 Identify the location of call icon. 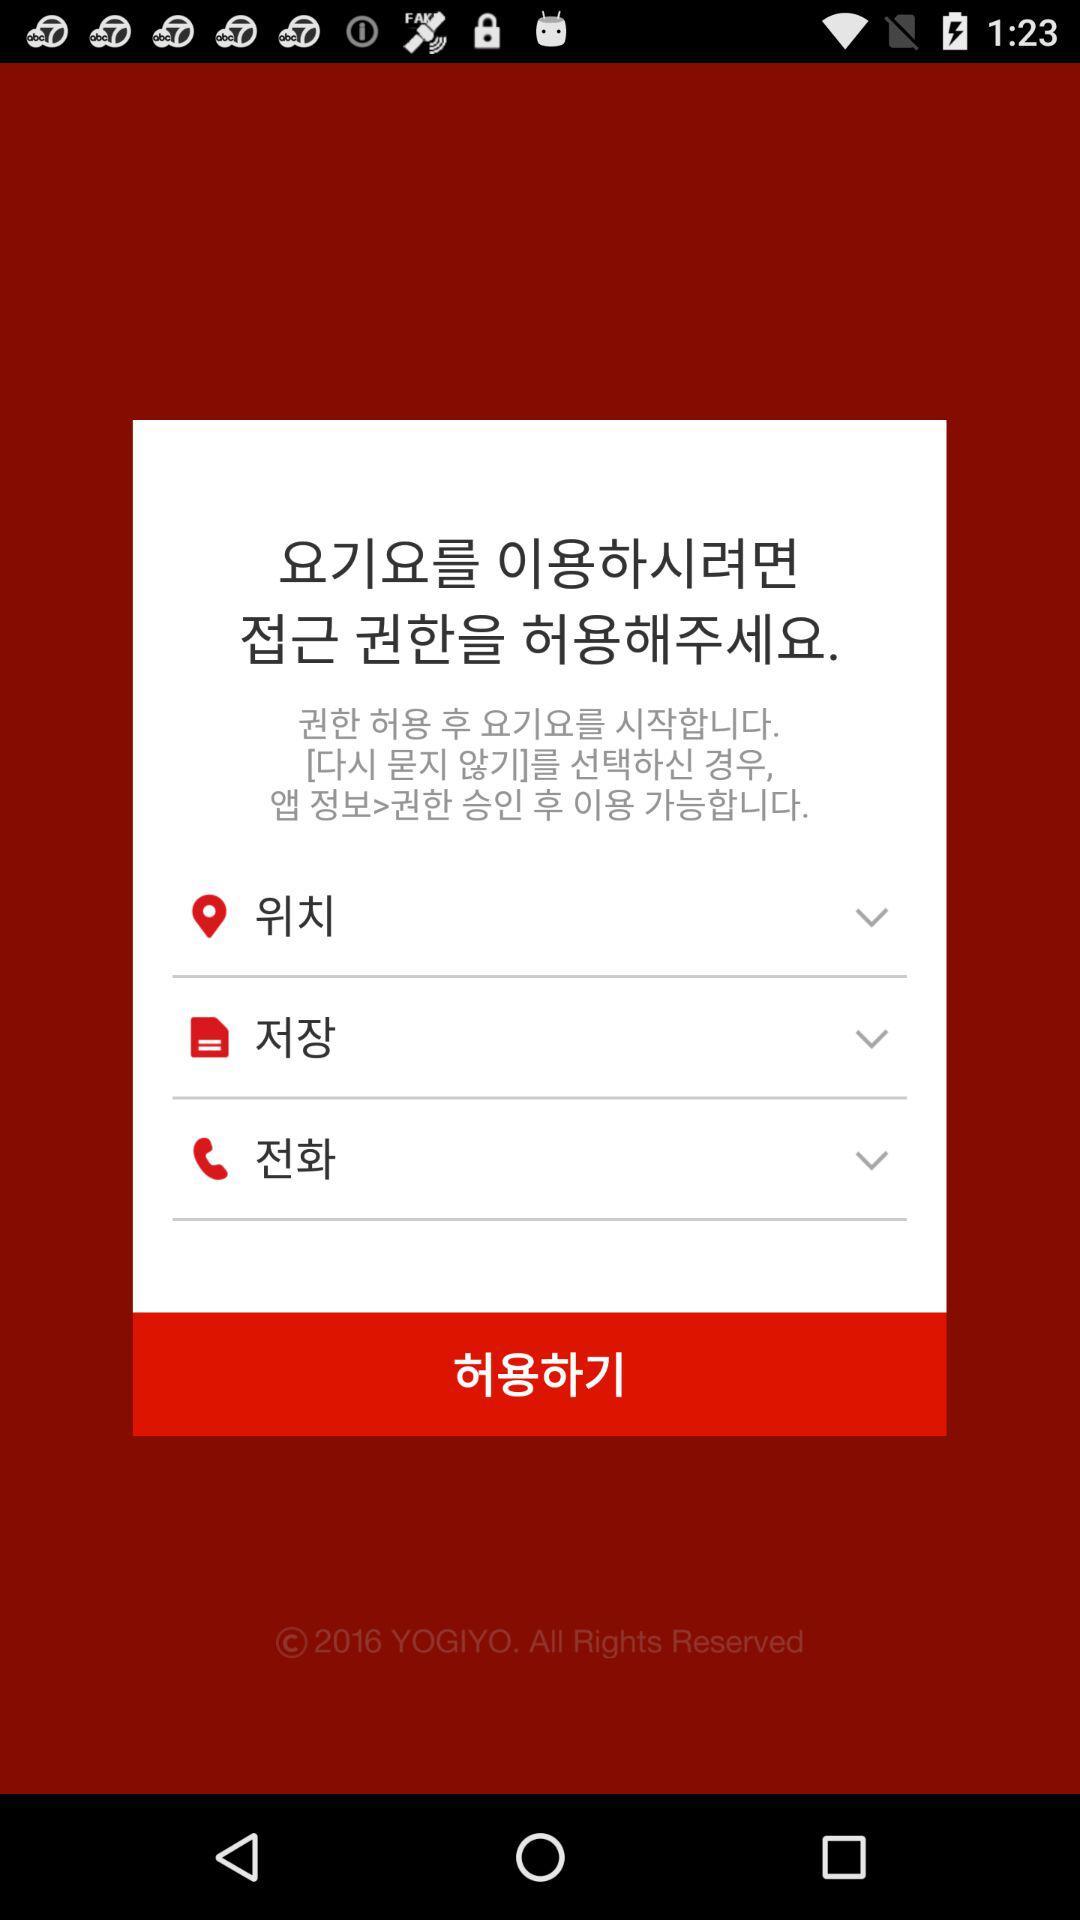
(209, 1158).